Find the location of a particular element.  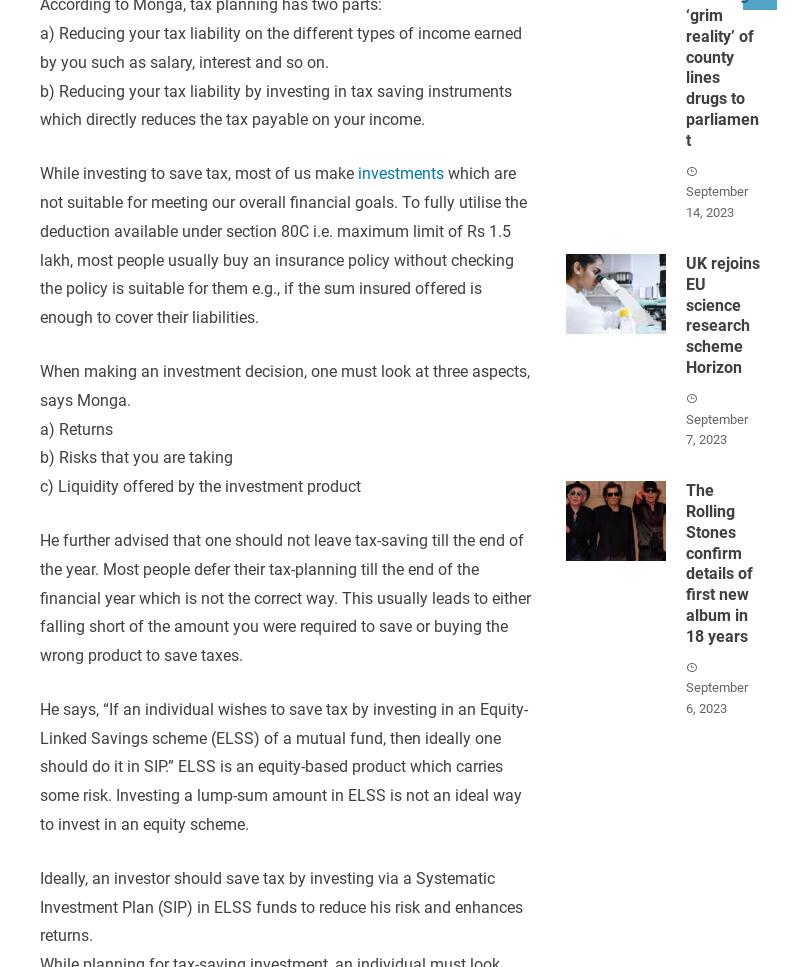

'investments' is located at coordinates (400, 173).